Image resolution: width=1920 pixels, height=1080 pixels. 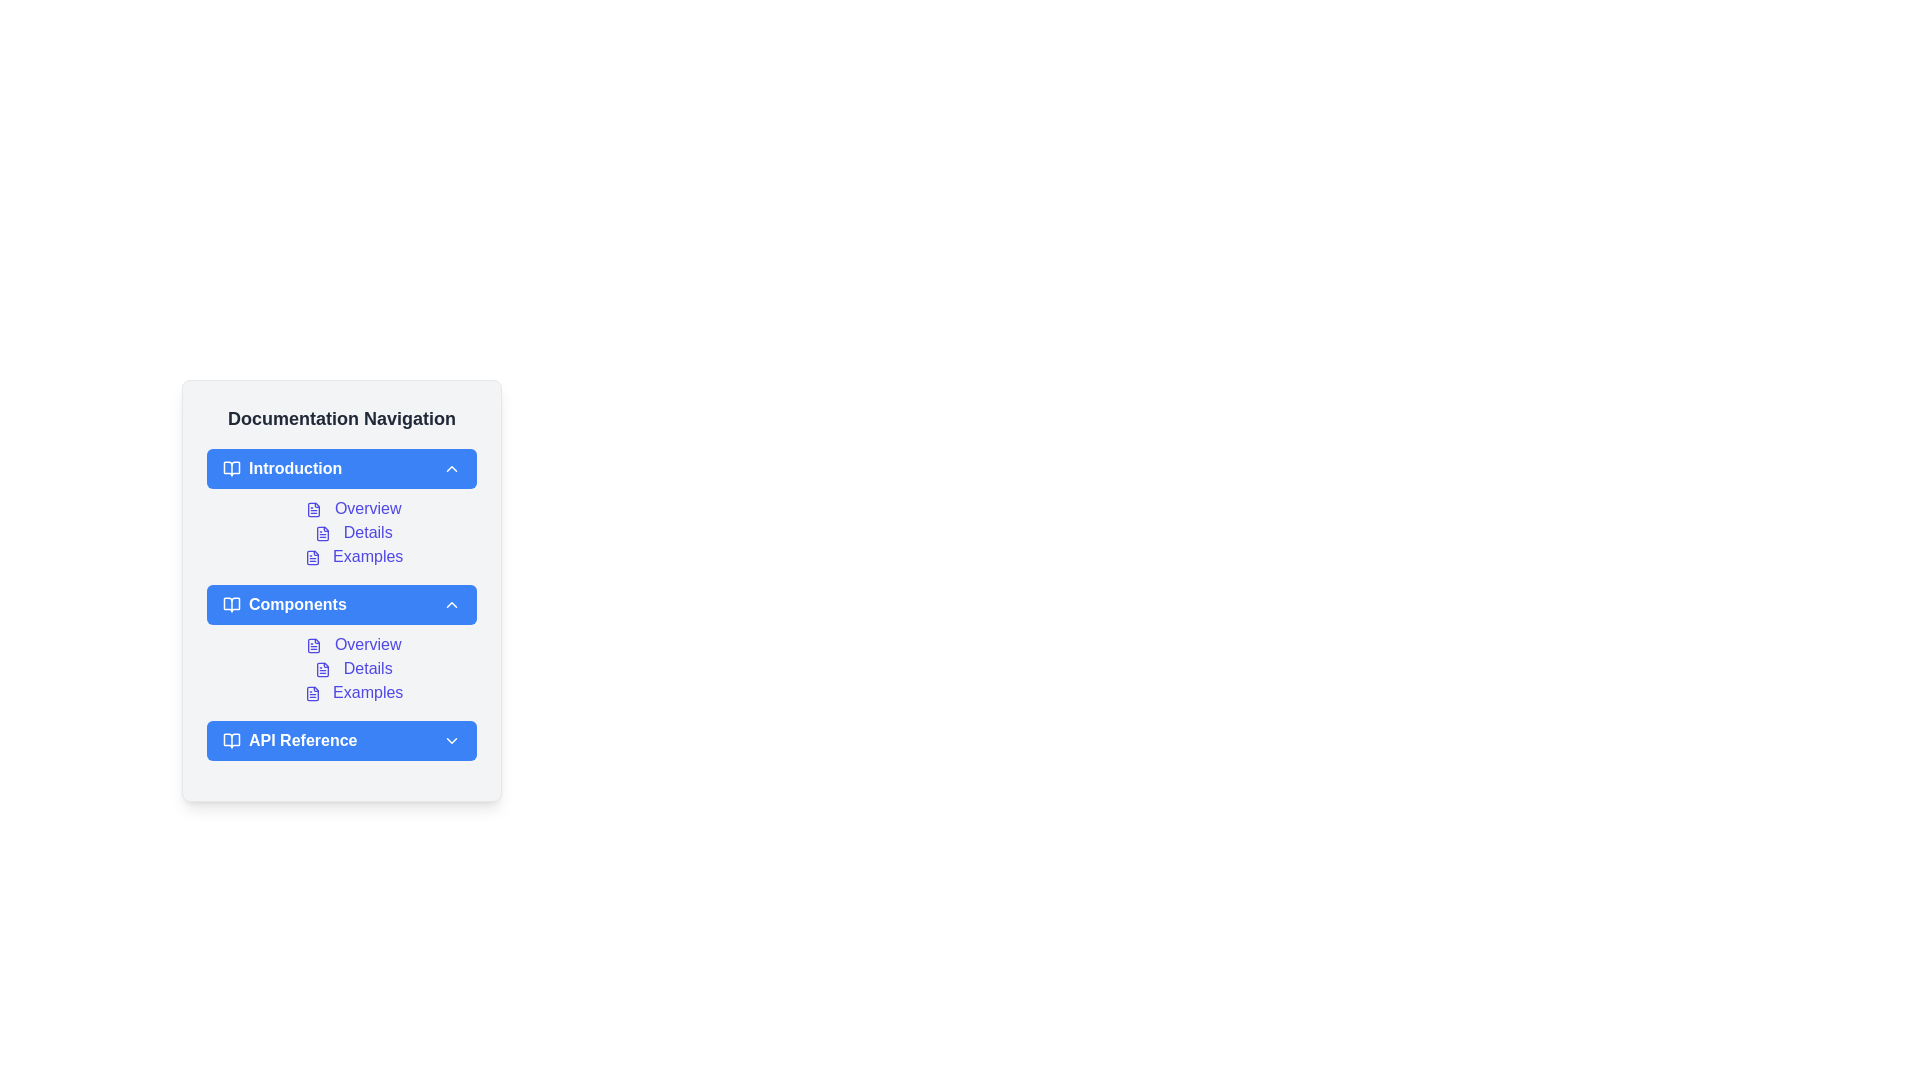 What do you see at coordinates (313, 645) in the screenshot?
I see `the document icon with a rectangular shape and a folded corner, located immediately to the left of the 'Overview' text in the 'Components' section` at bounding box center [313, 645].